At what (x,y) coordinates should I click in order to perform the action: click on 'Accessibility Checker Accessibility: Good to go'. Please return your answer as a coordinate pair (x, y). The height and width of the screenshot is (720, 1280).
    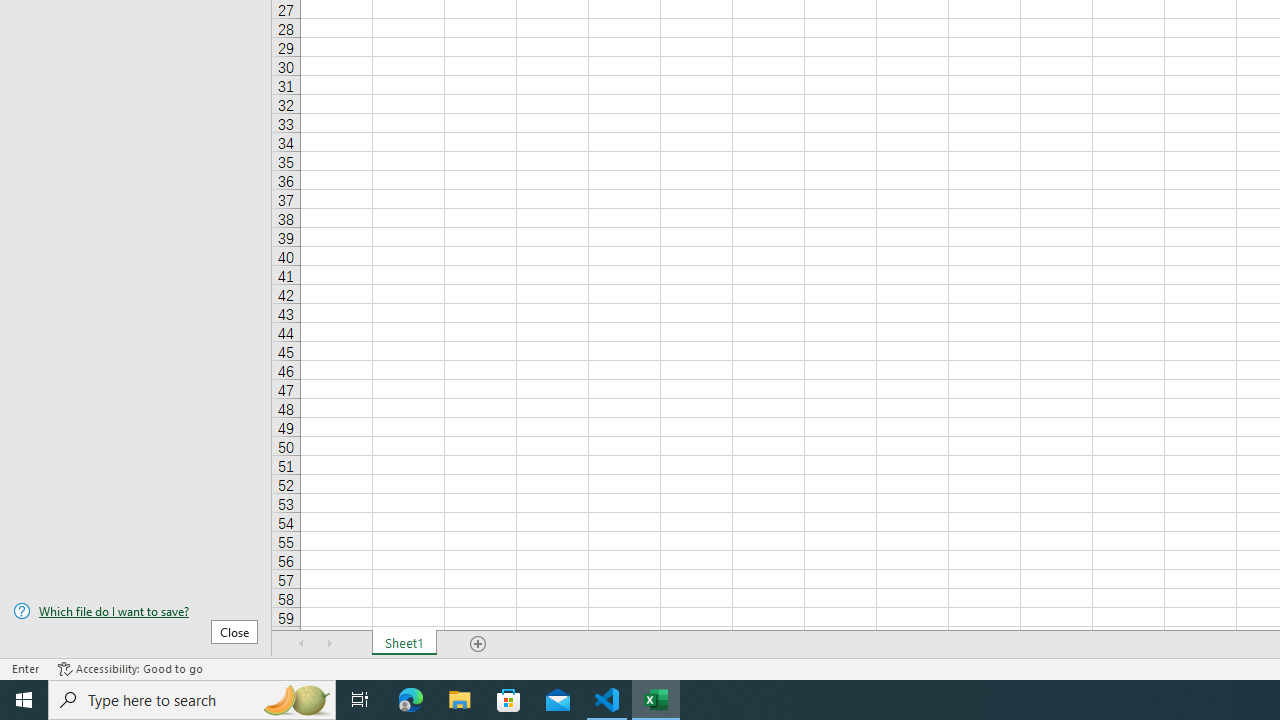
    Looking at the image, I should click on (129, 669).